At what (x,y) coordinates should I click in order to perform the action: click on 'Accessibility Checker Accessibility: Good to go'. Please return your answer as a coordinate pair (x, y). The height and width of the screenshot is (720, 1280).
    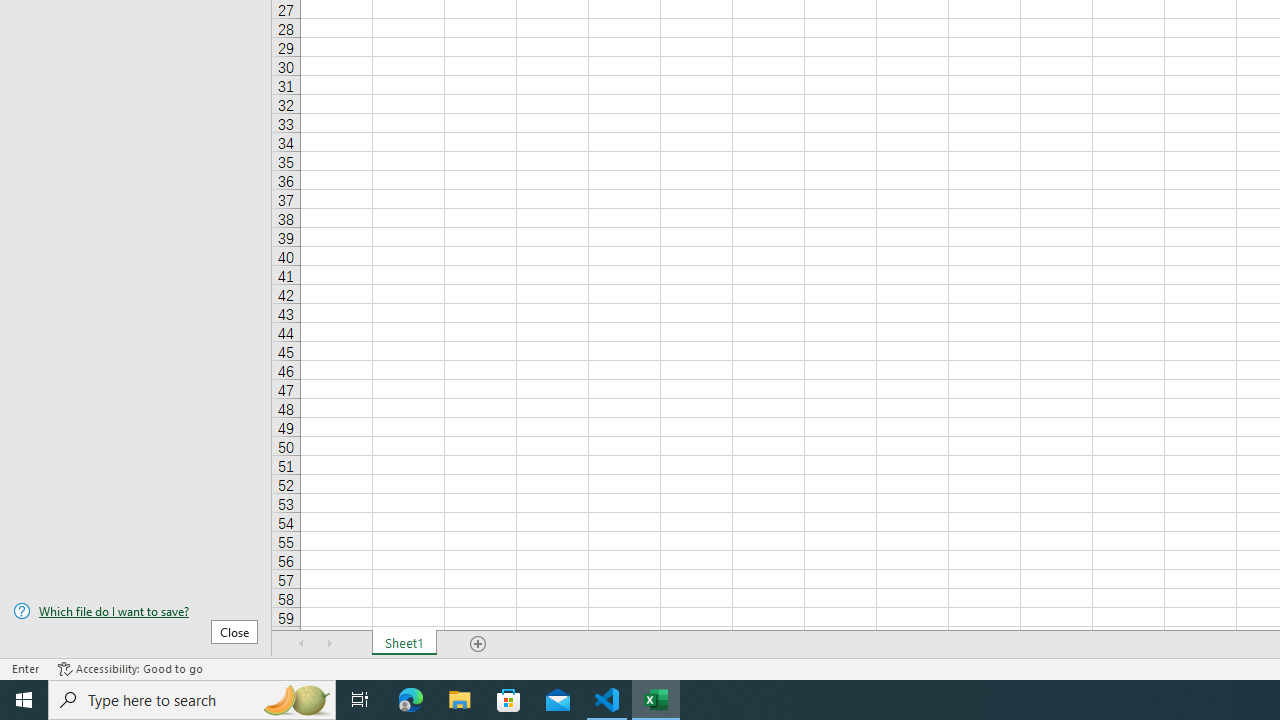
    Looking at the image, I should click on (129, 669).